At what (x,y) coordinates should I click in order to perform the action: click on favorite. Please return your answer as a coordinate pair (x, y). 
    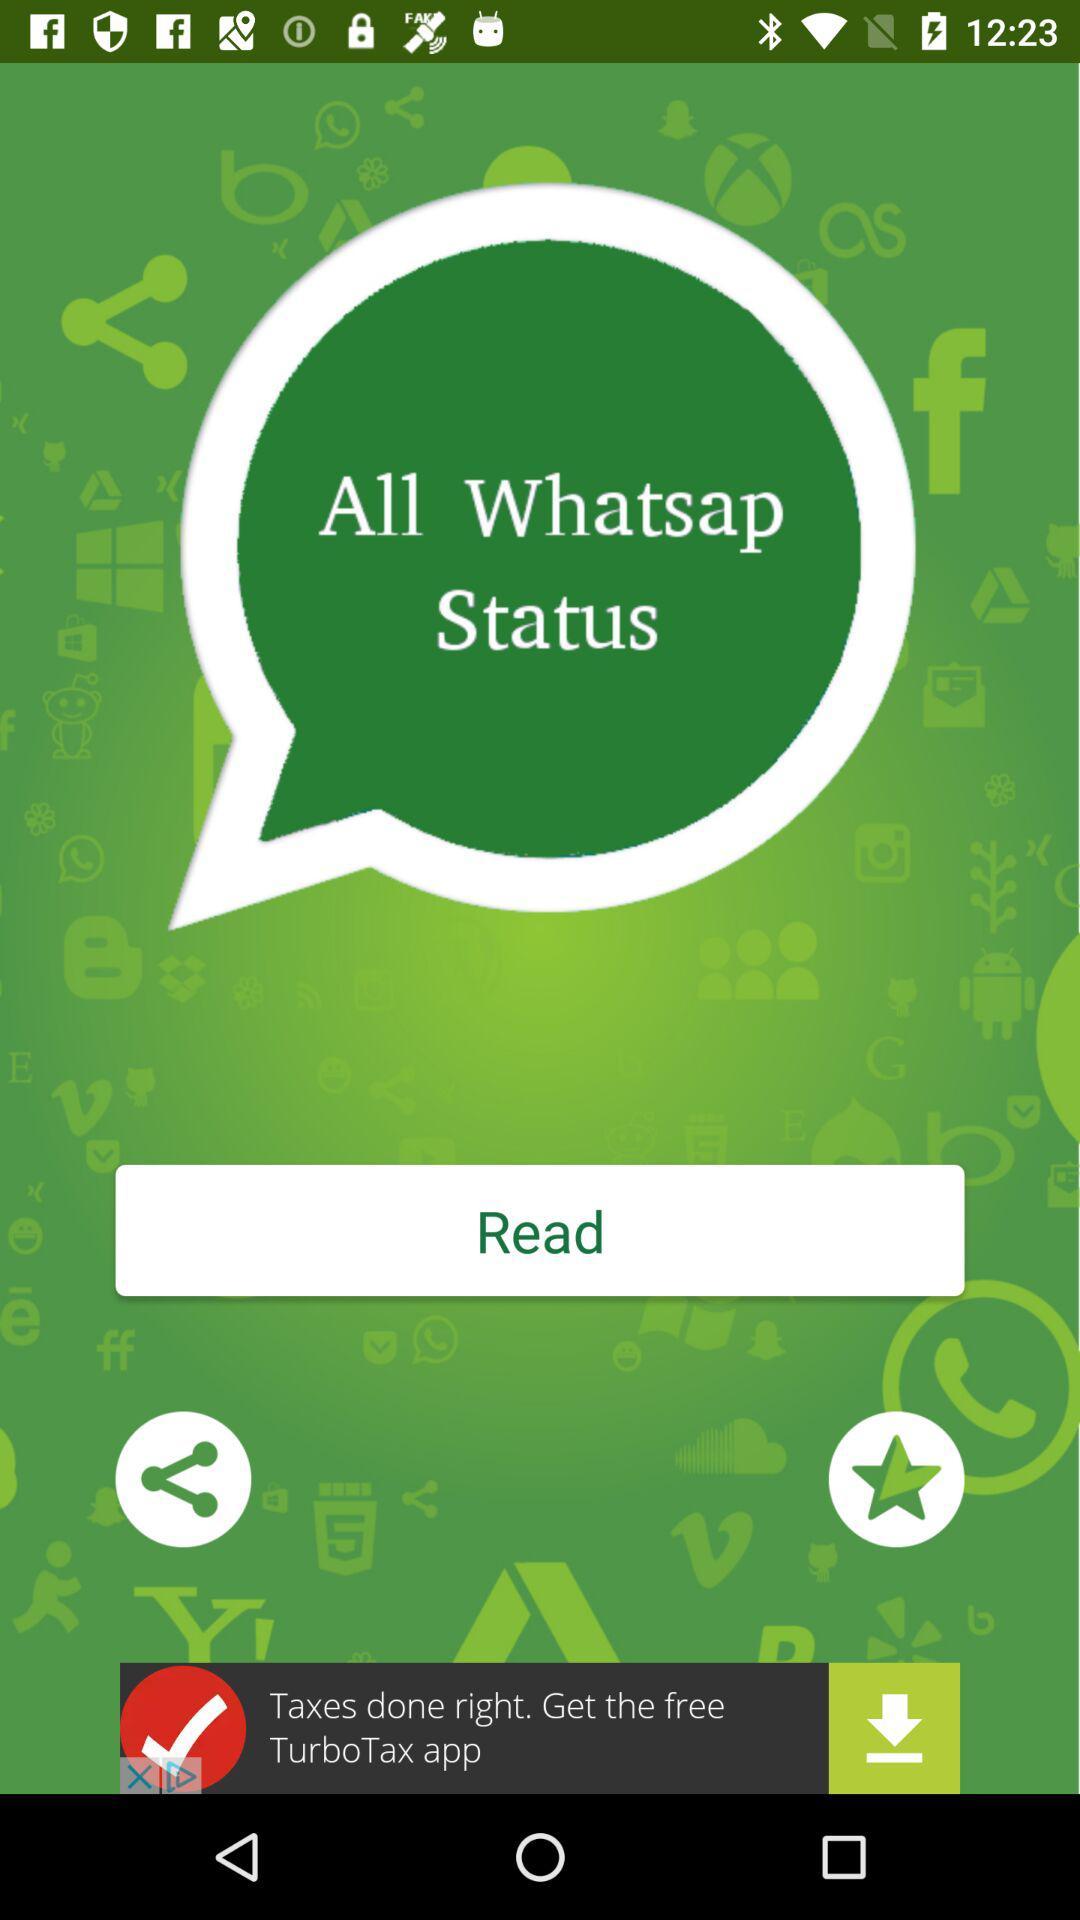
    Looking at the image, I should click on (895, 1479).